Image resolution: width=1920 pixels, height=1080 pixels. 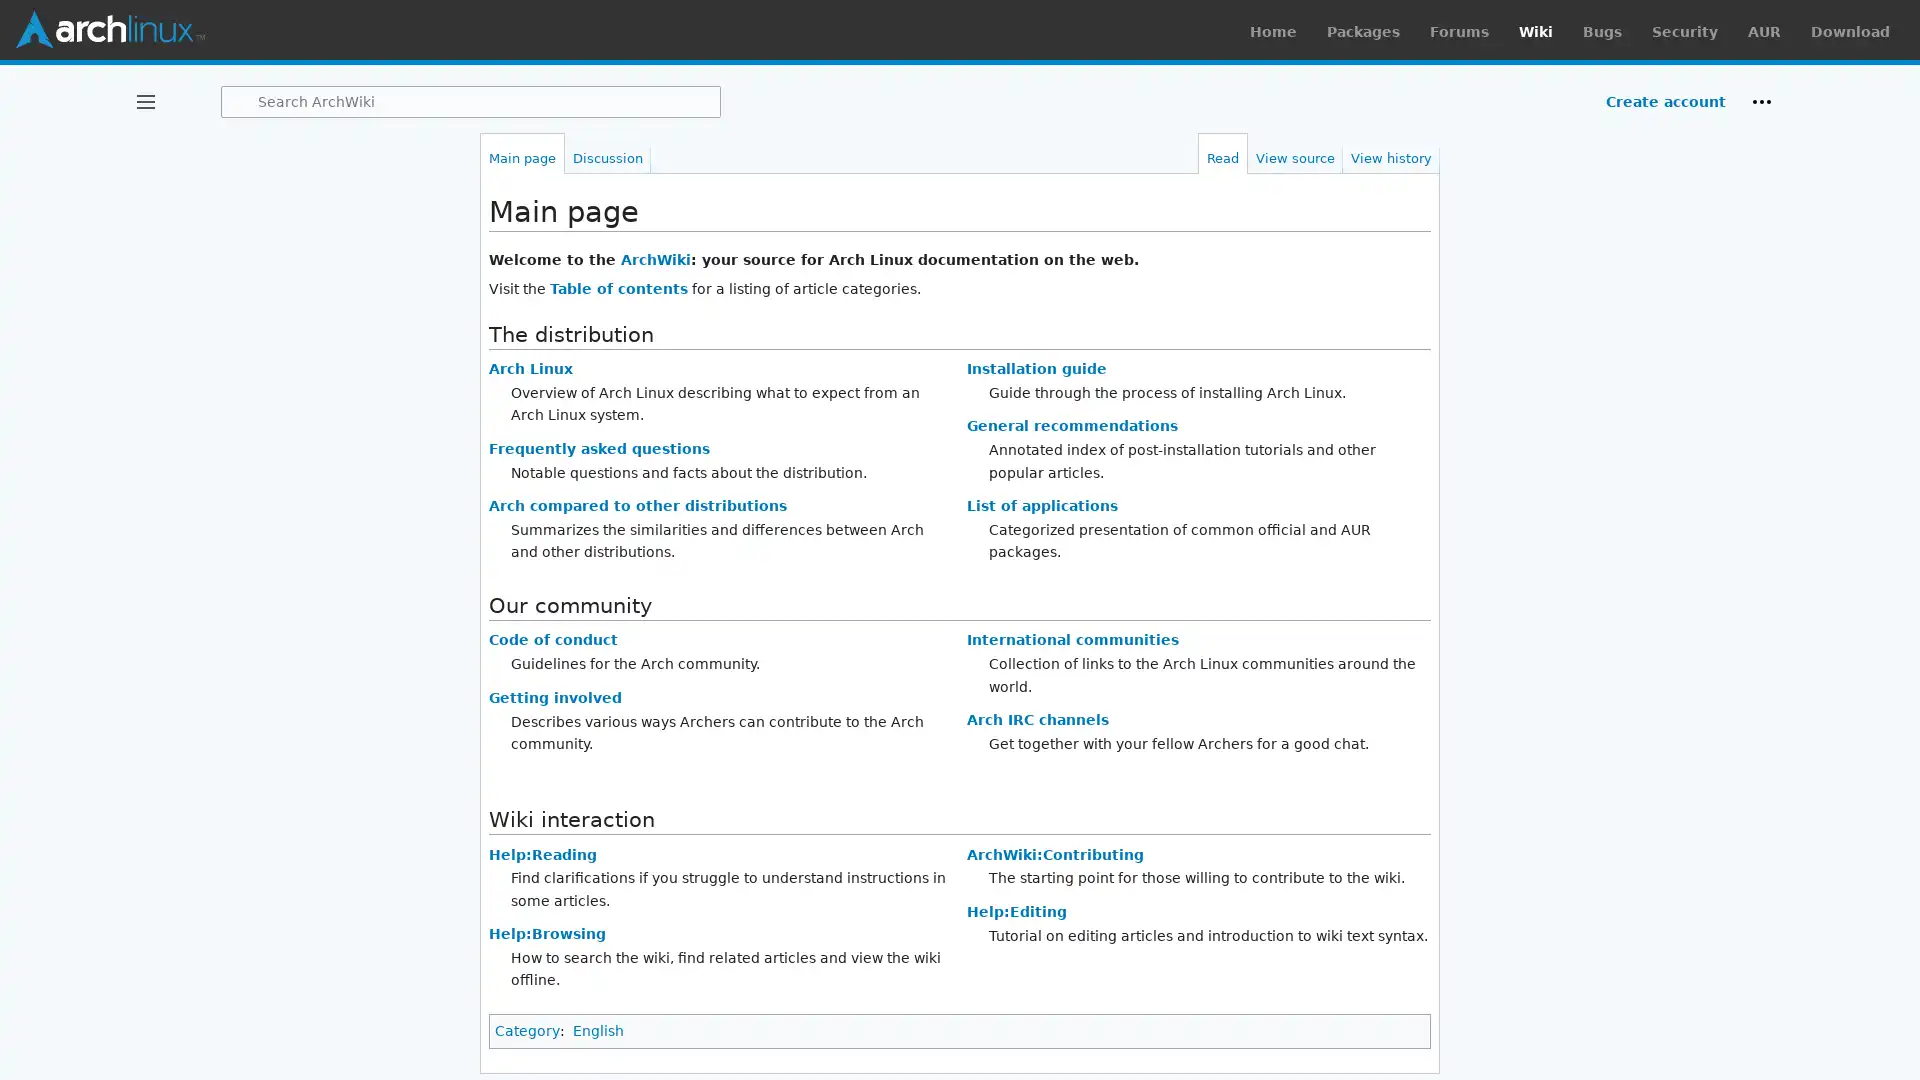 I want to click on Toggle sidebar, so click(x=144, y=101).